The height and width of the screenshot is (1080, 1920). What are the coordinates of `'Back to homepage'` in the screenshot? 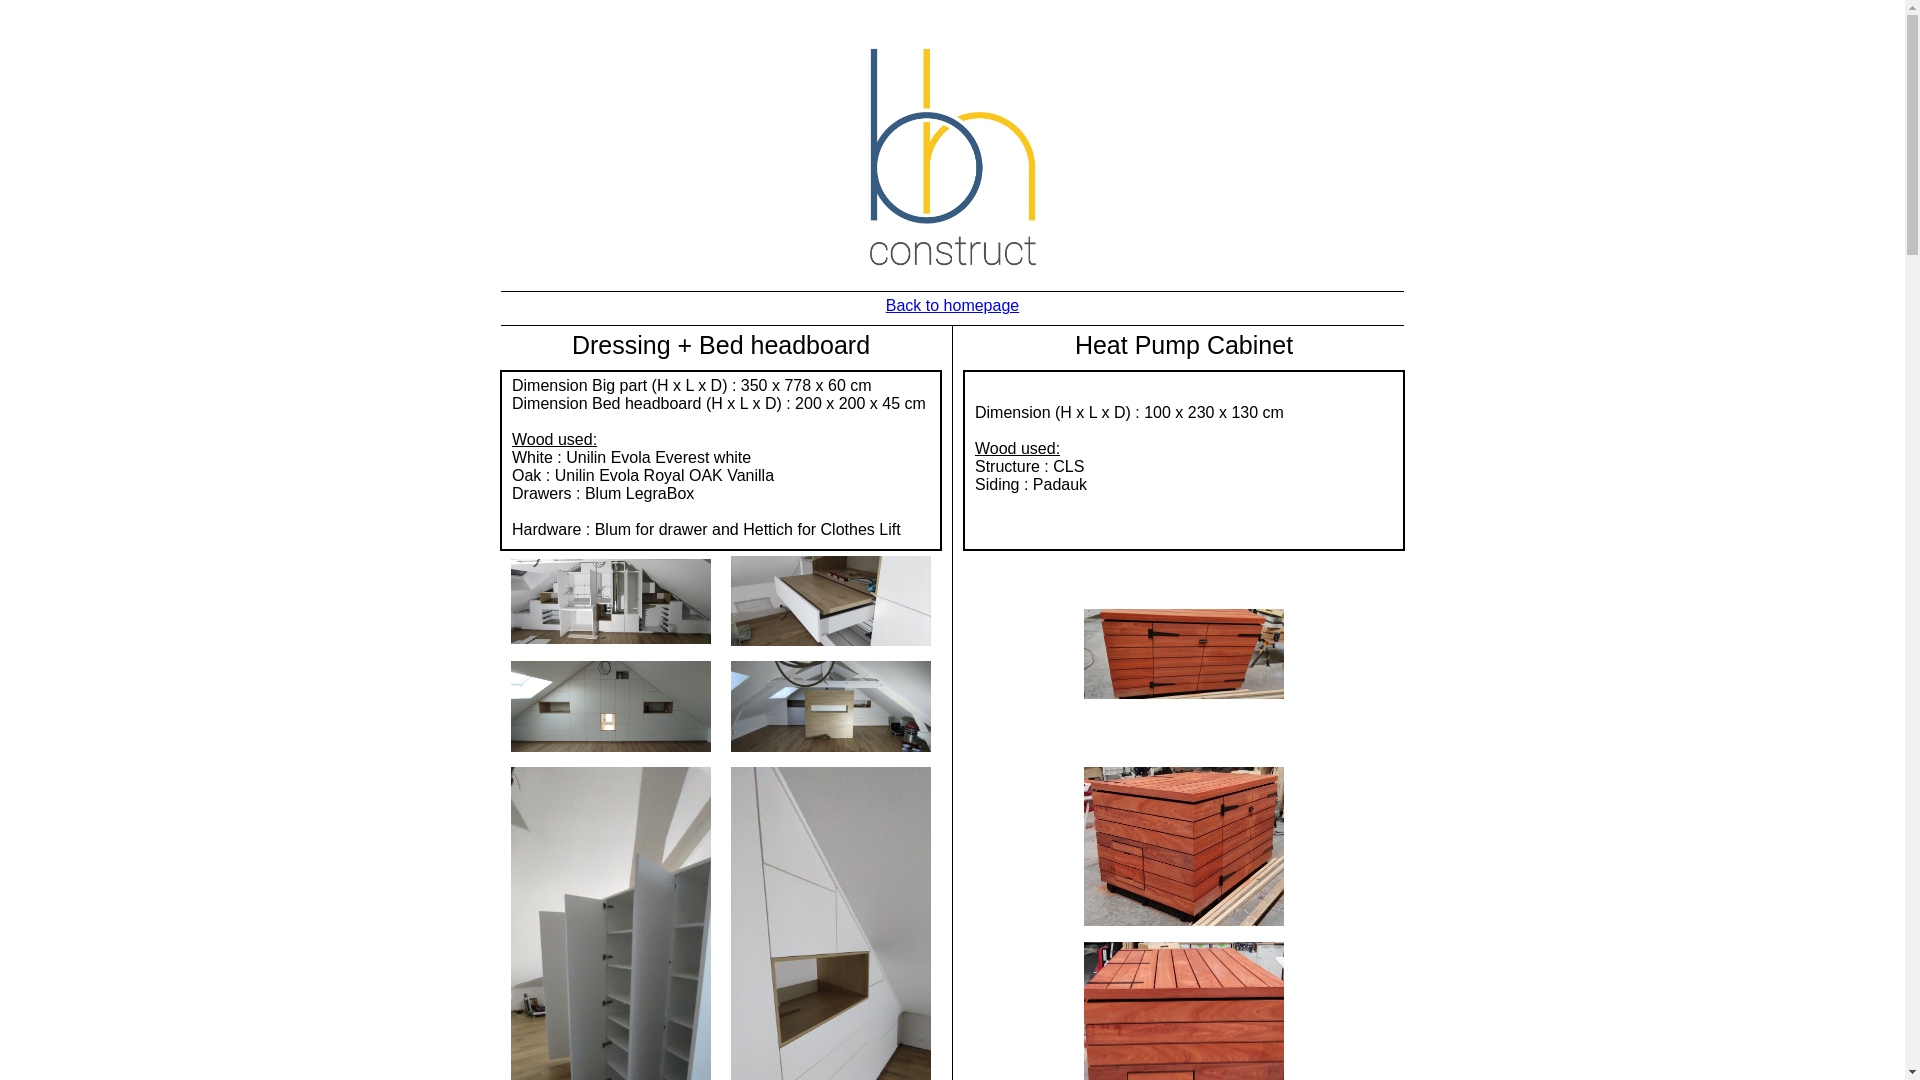 It's located at (951, 305).